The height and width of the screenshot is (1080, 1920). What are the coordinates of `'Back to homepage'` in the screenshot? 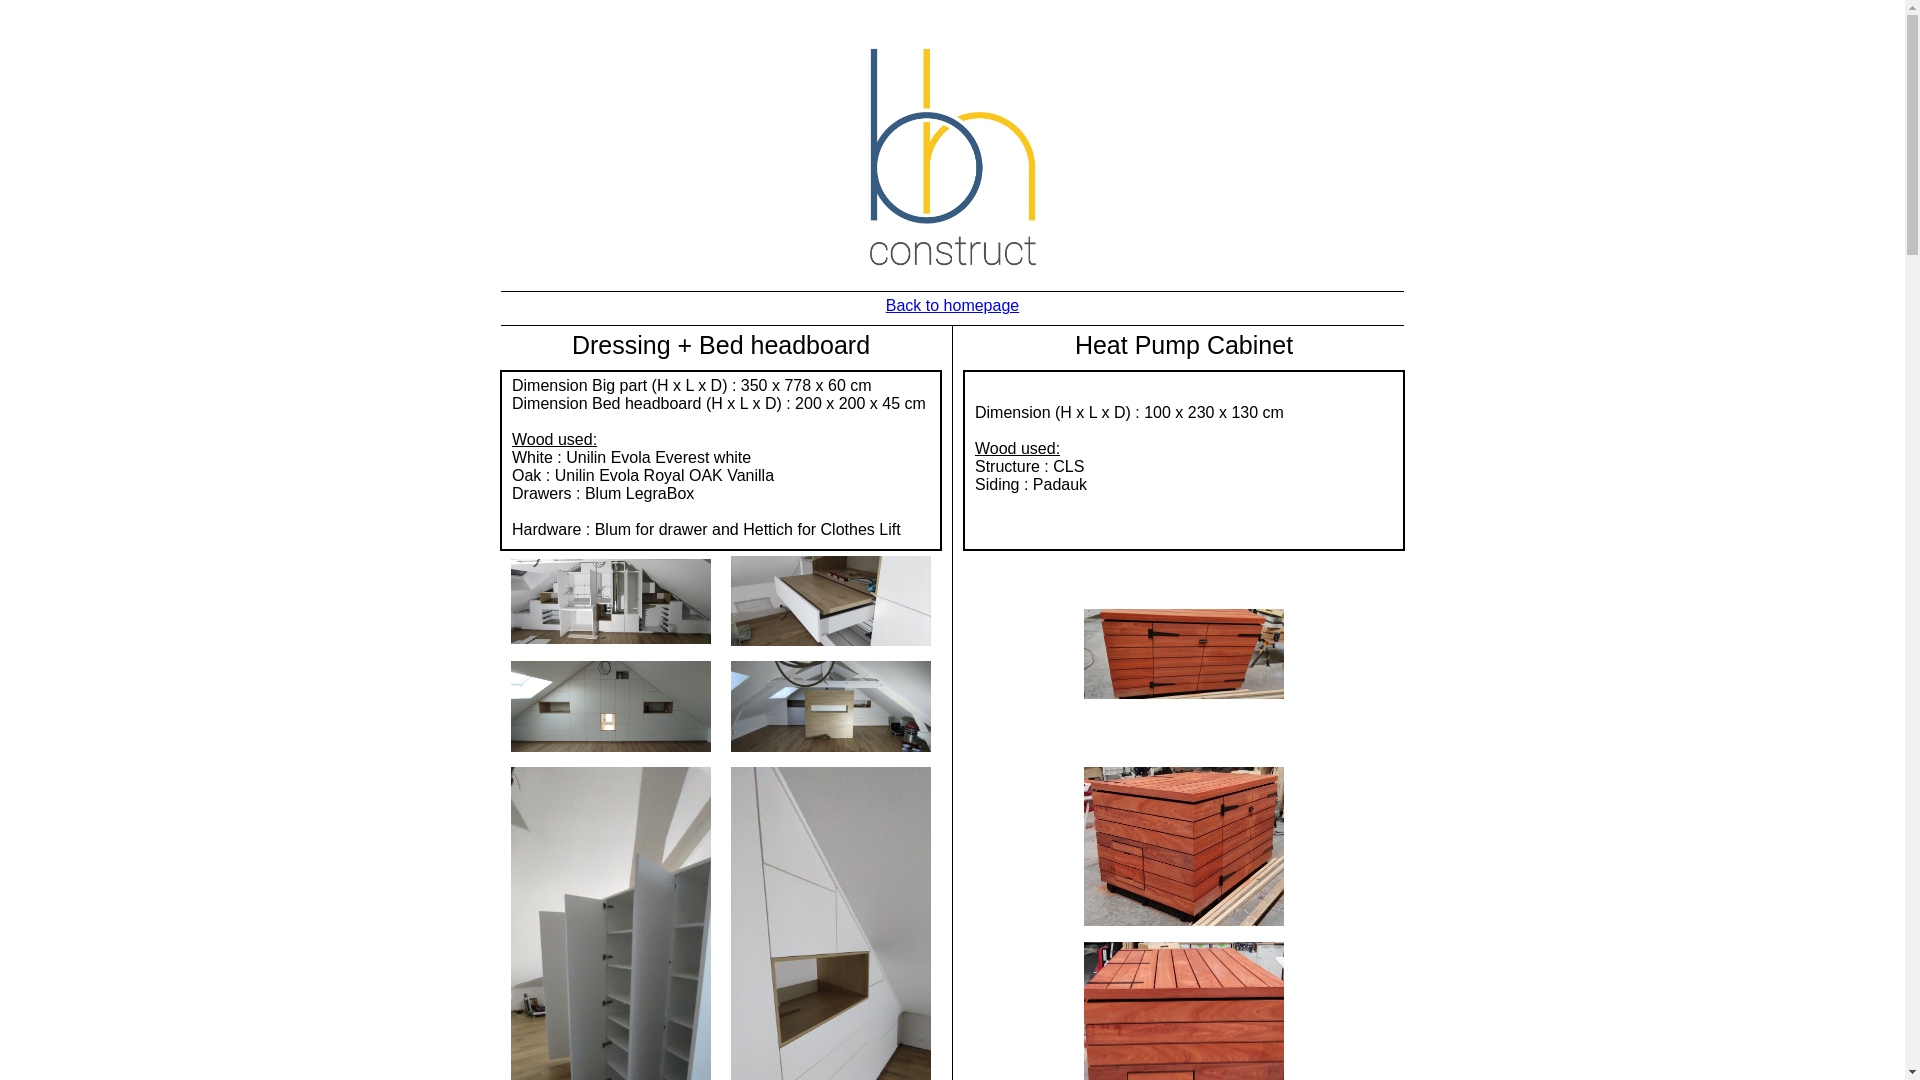 It's located at (951, 305).